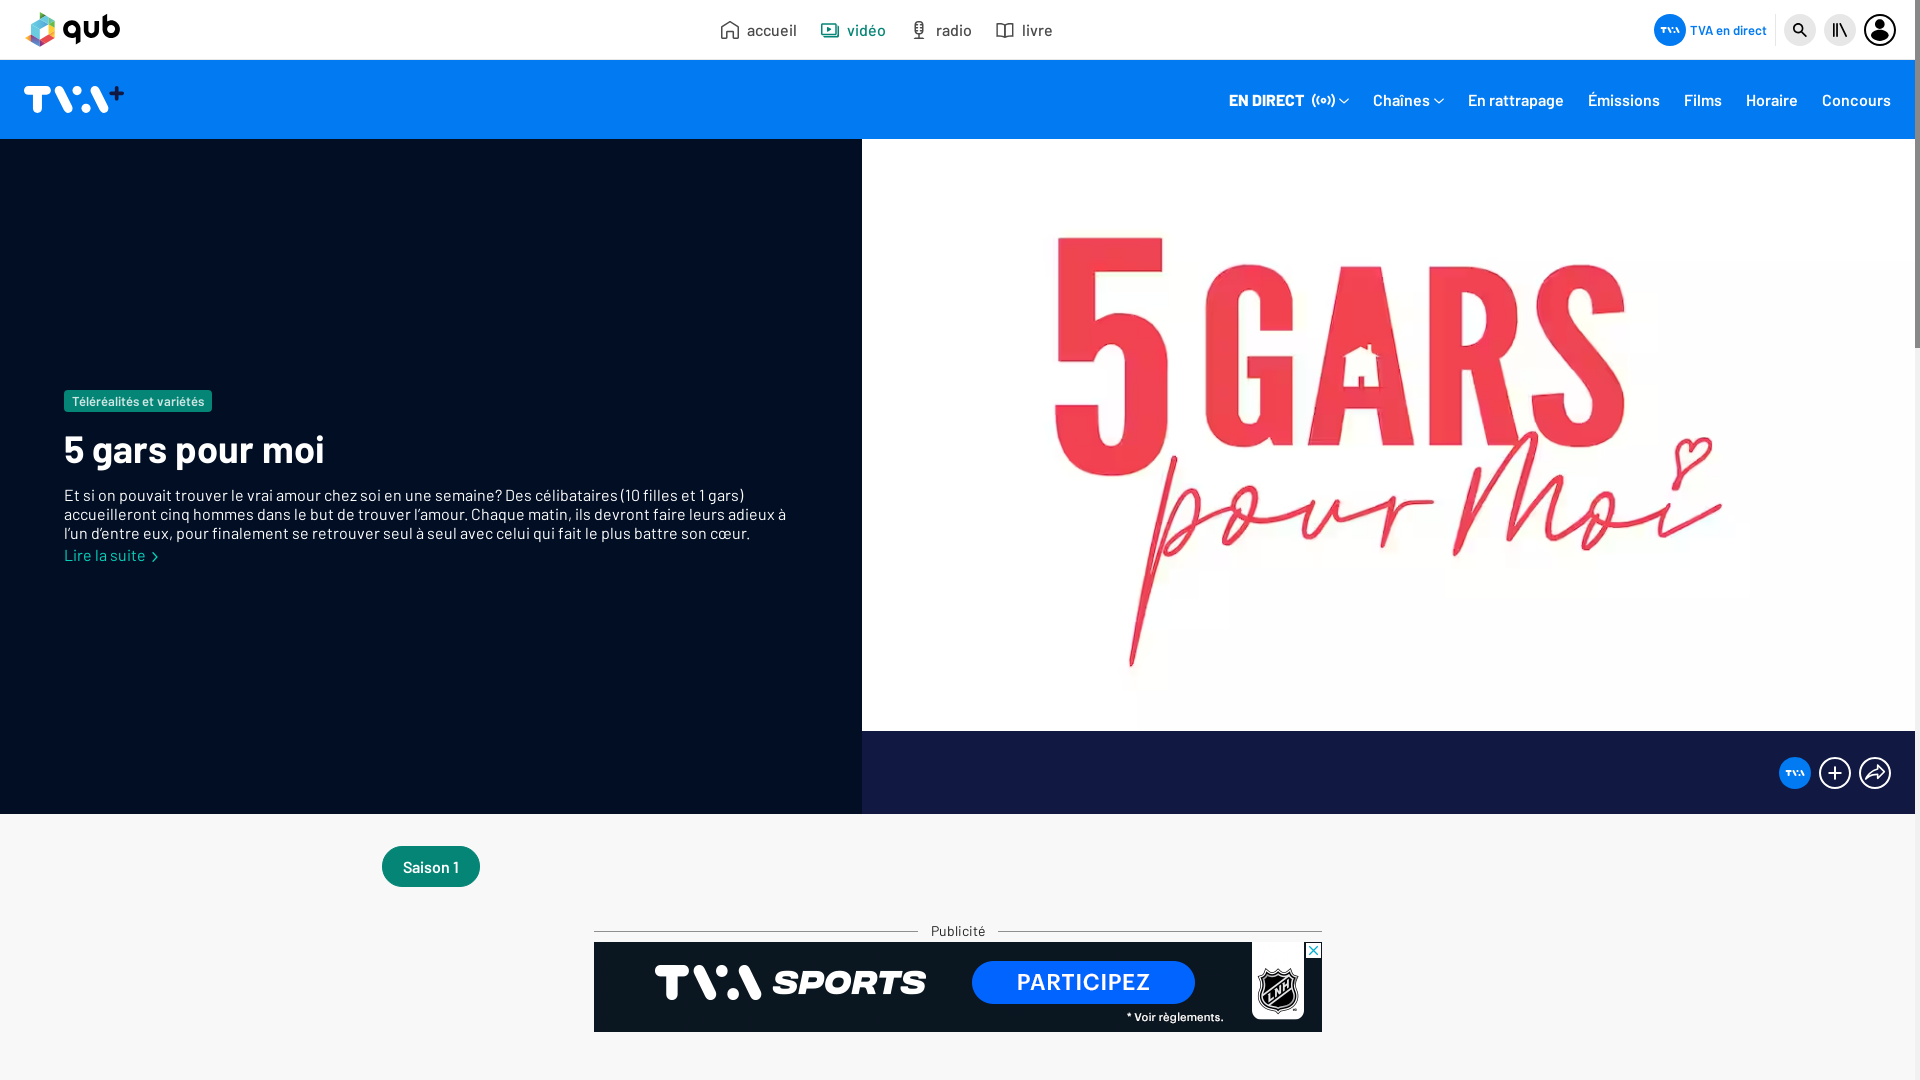 This screenshot has height=1080, width=1920. What do you see at coordinates (757, 29) in the screenshot?
I see `'accueil'` at bounding box center [757, 29].